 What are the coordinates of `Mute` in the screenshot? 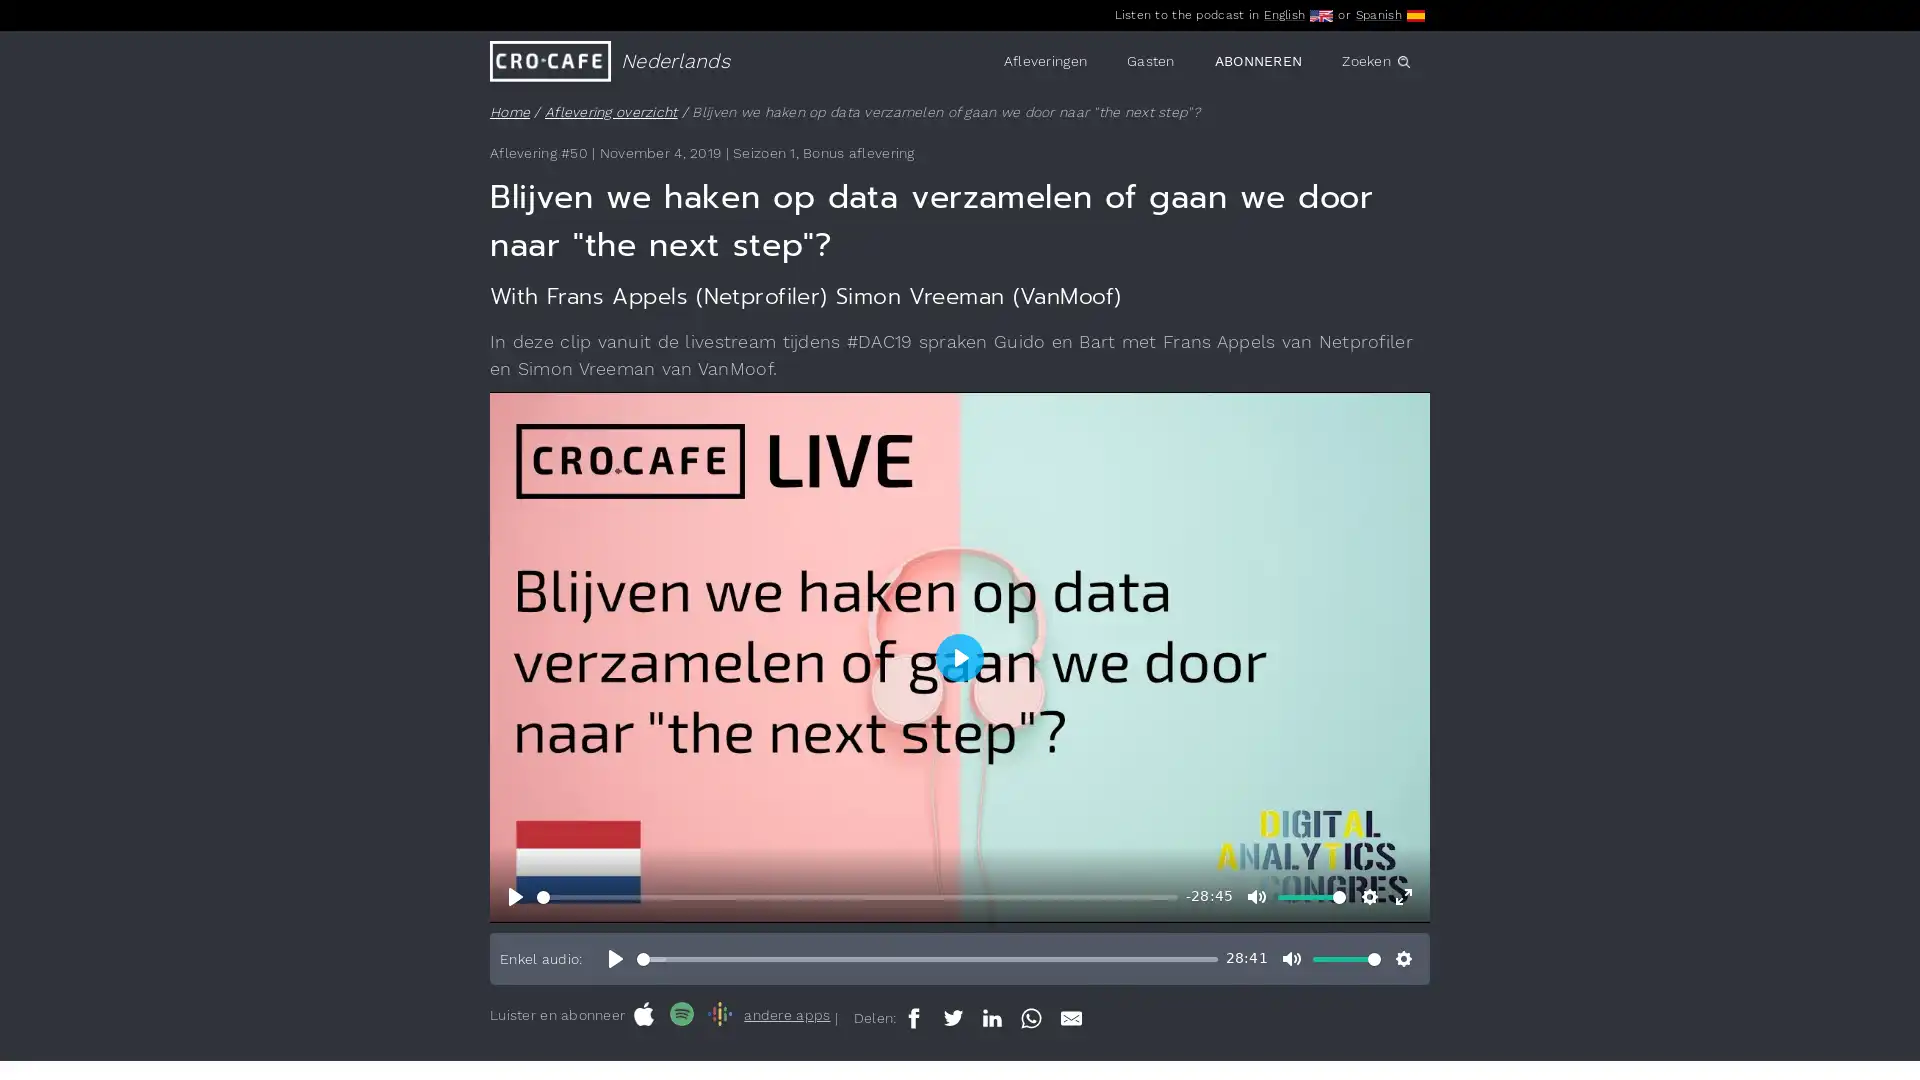 It's located at (1256, 896).